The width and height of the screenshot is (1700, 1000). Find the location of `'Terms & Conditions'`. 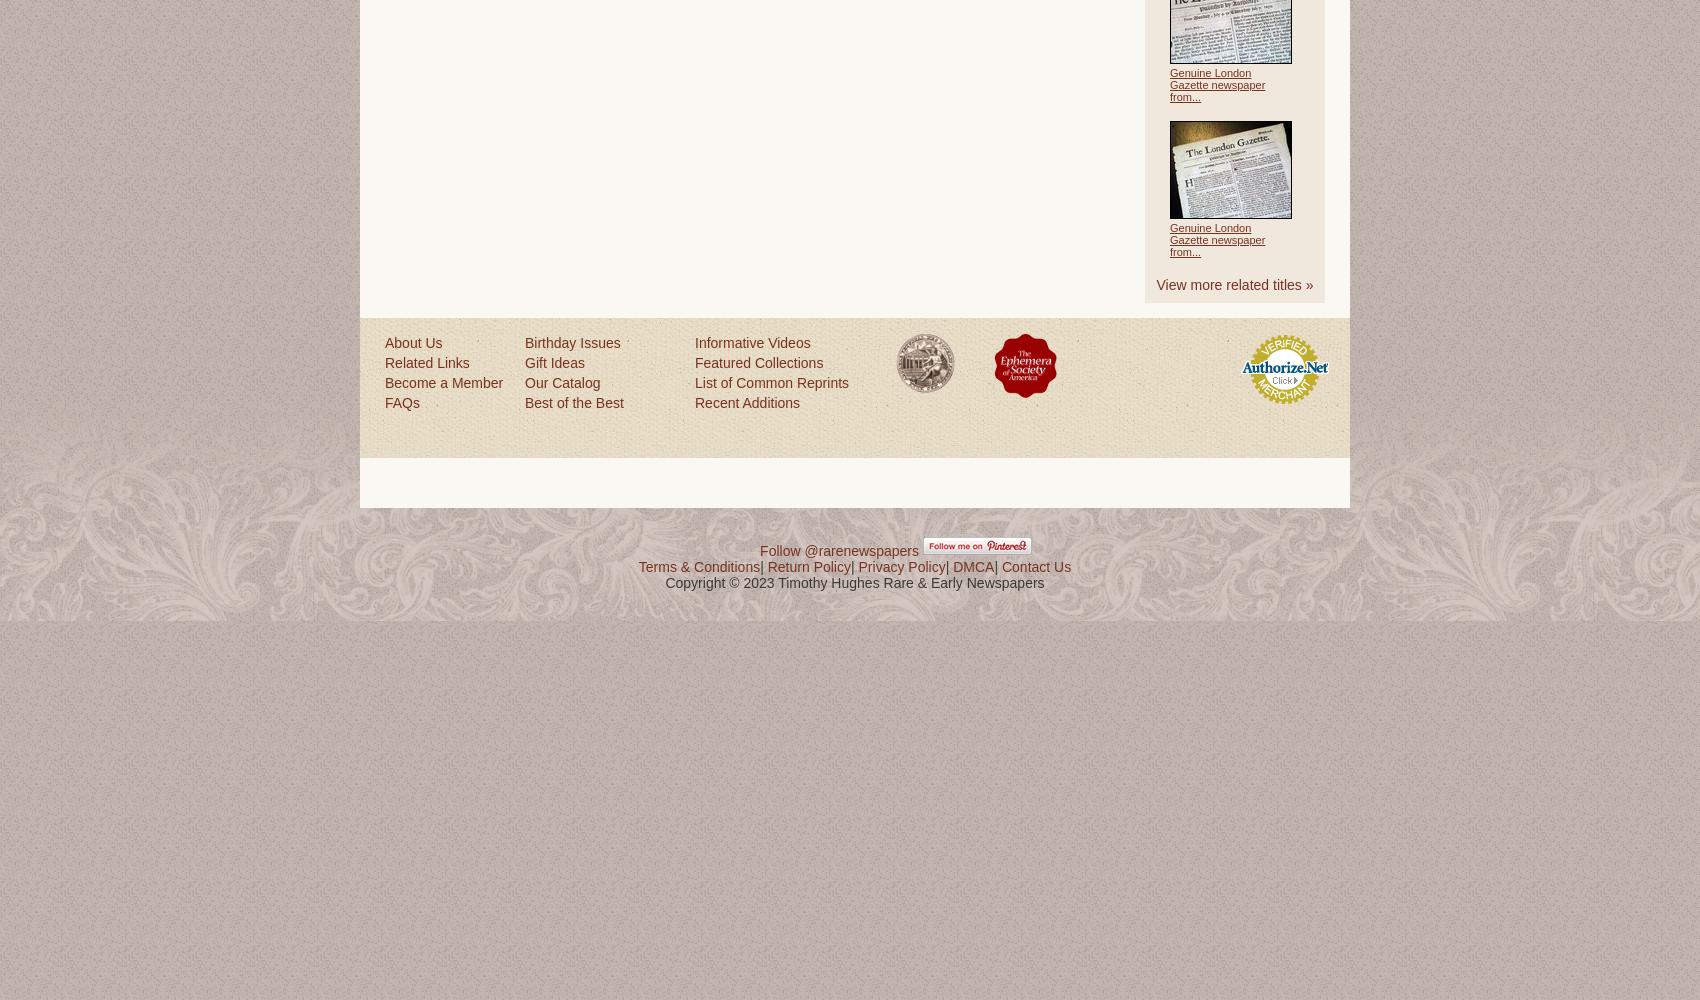

'Terms & Conditions' is located at coordinates (699, 565).